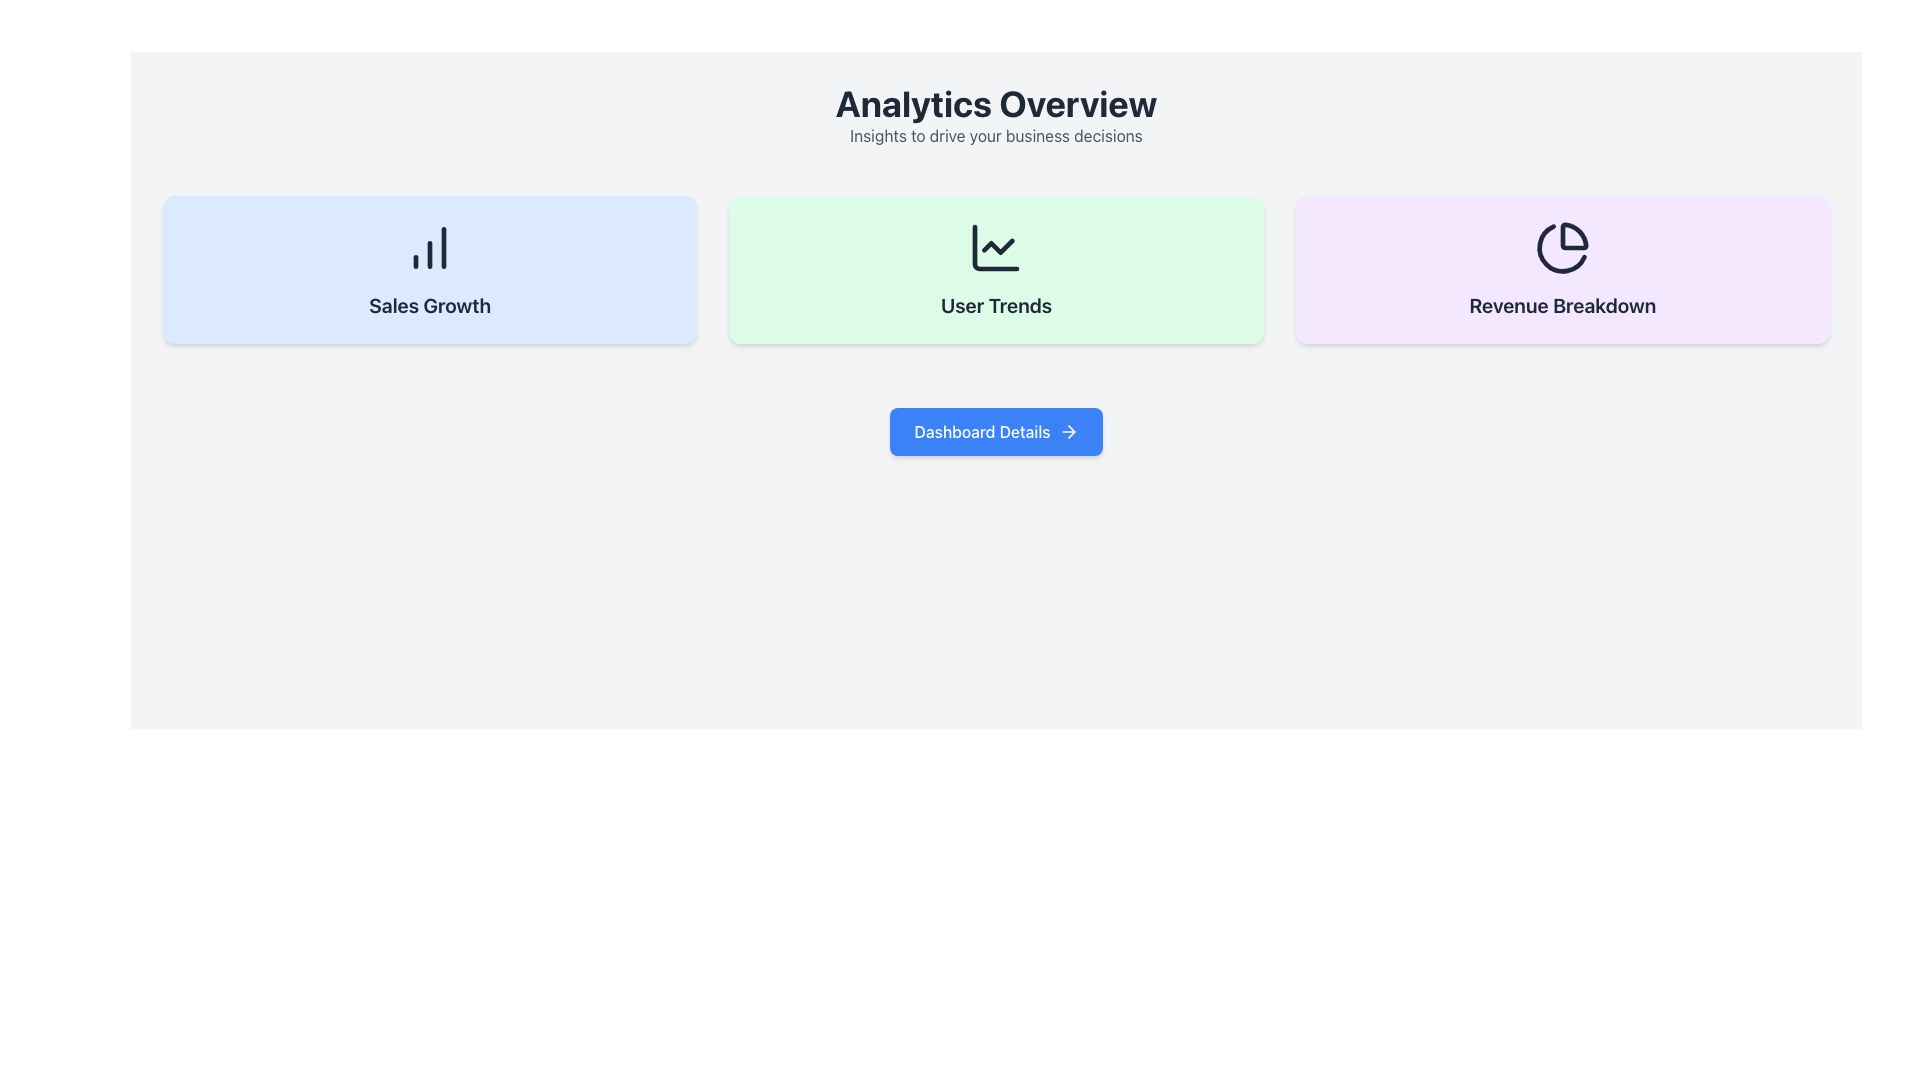 The width and height of the screenshot is (1920, 1080). What do you see at coordinates (1573, 235) in the screenshot?
I see `the right curved portion of the pie chart icon located within the purple card labeled 'Revenue Breakdown'` at bounding box center [1573, 235].